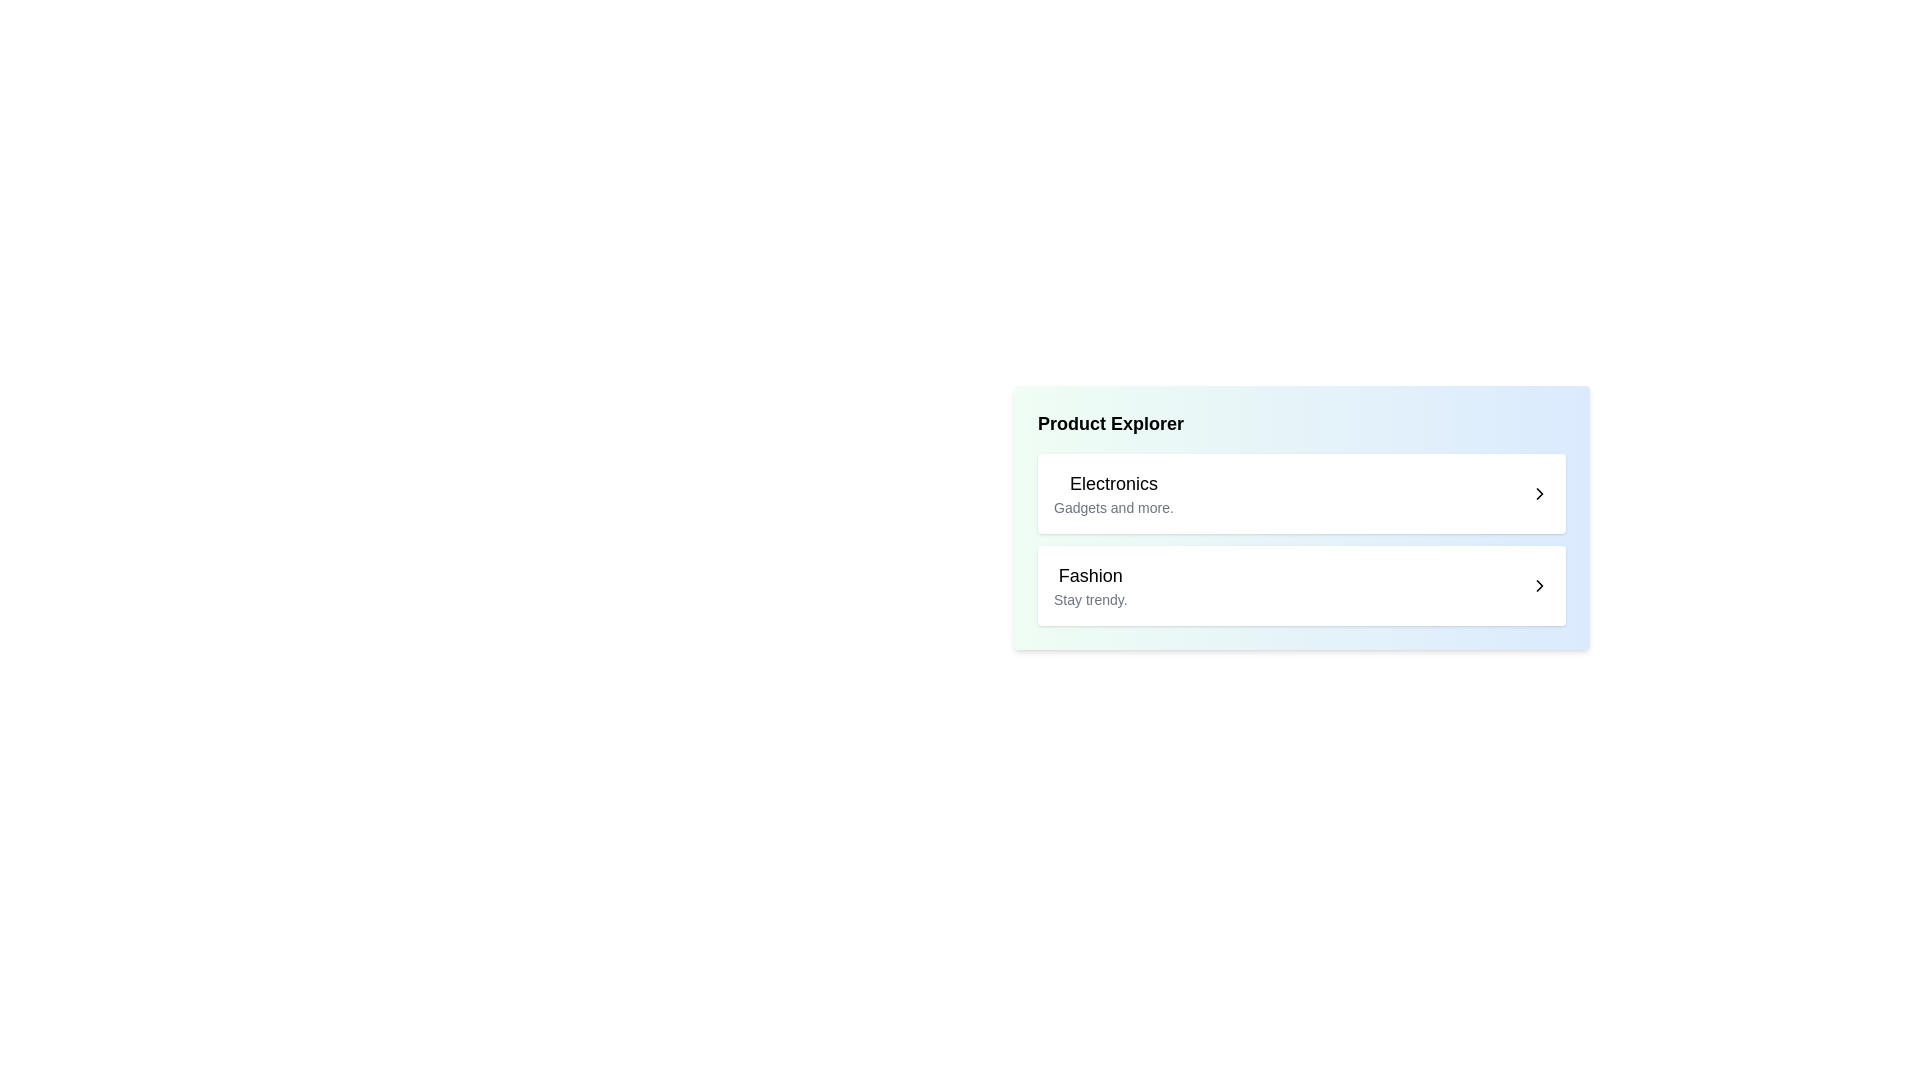  What do you see at coordinates (1089, 575) in the screenshot?
I see `the bold text label reading 'Fashion' located centrally in the second row of the 'Product Explorer' section, above the smaller gray text 'Stay trendy.'` at bounding box center [1089, 575].